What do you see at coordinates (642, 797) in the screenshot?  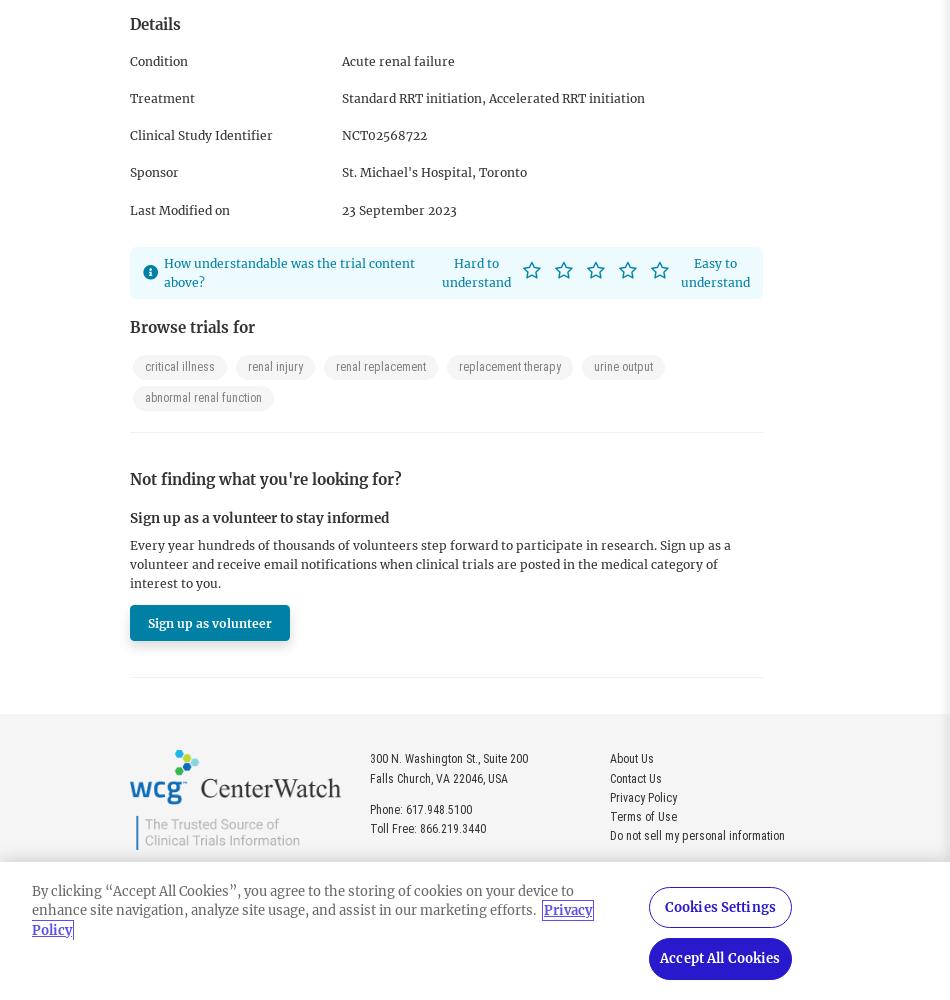 I see `'Privacy Policy'` at bounding box center [642, 797].